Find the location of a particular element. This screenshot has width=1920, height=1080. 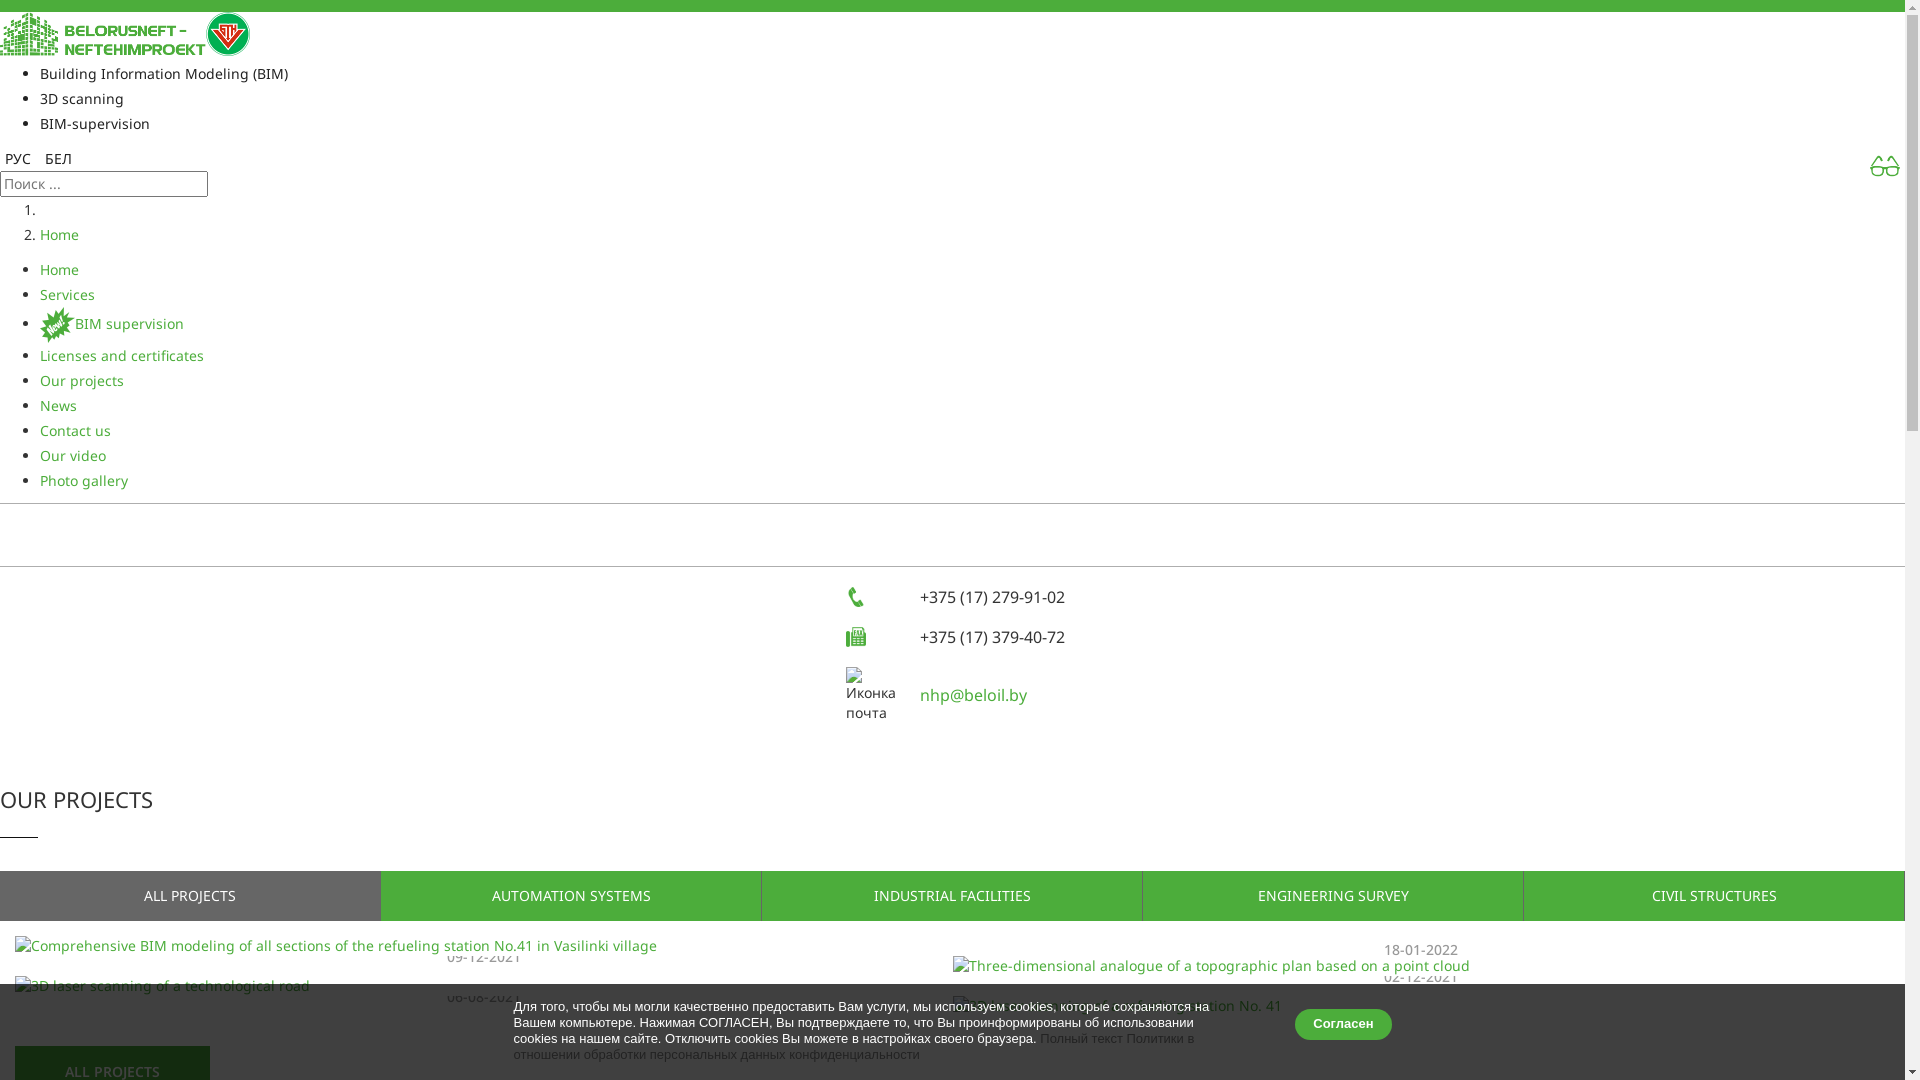

'Contact us' is located at coordinates (75, 429).